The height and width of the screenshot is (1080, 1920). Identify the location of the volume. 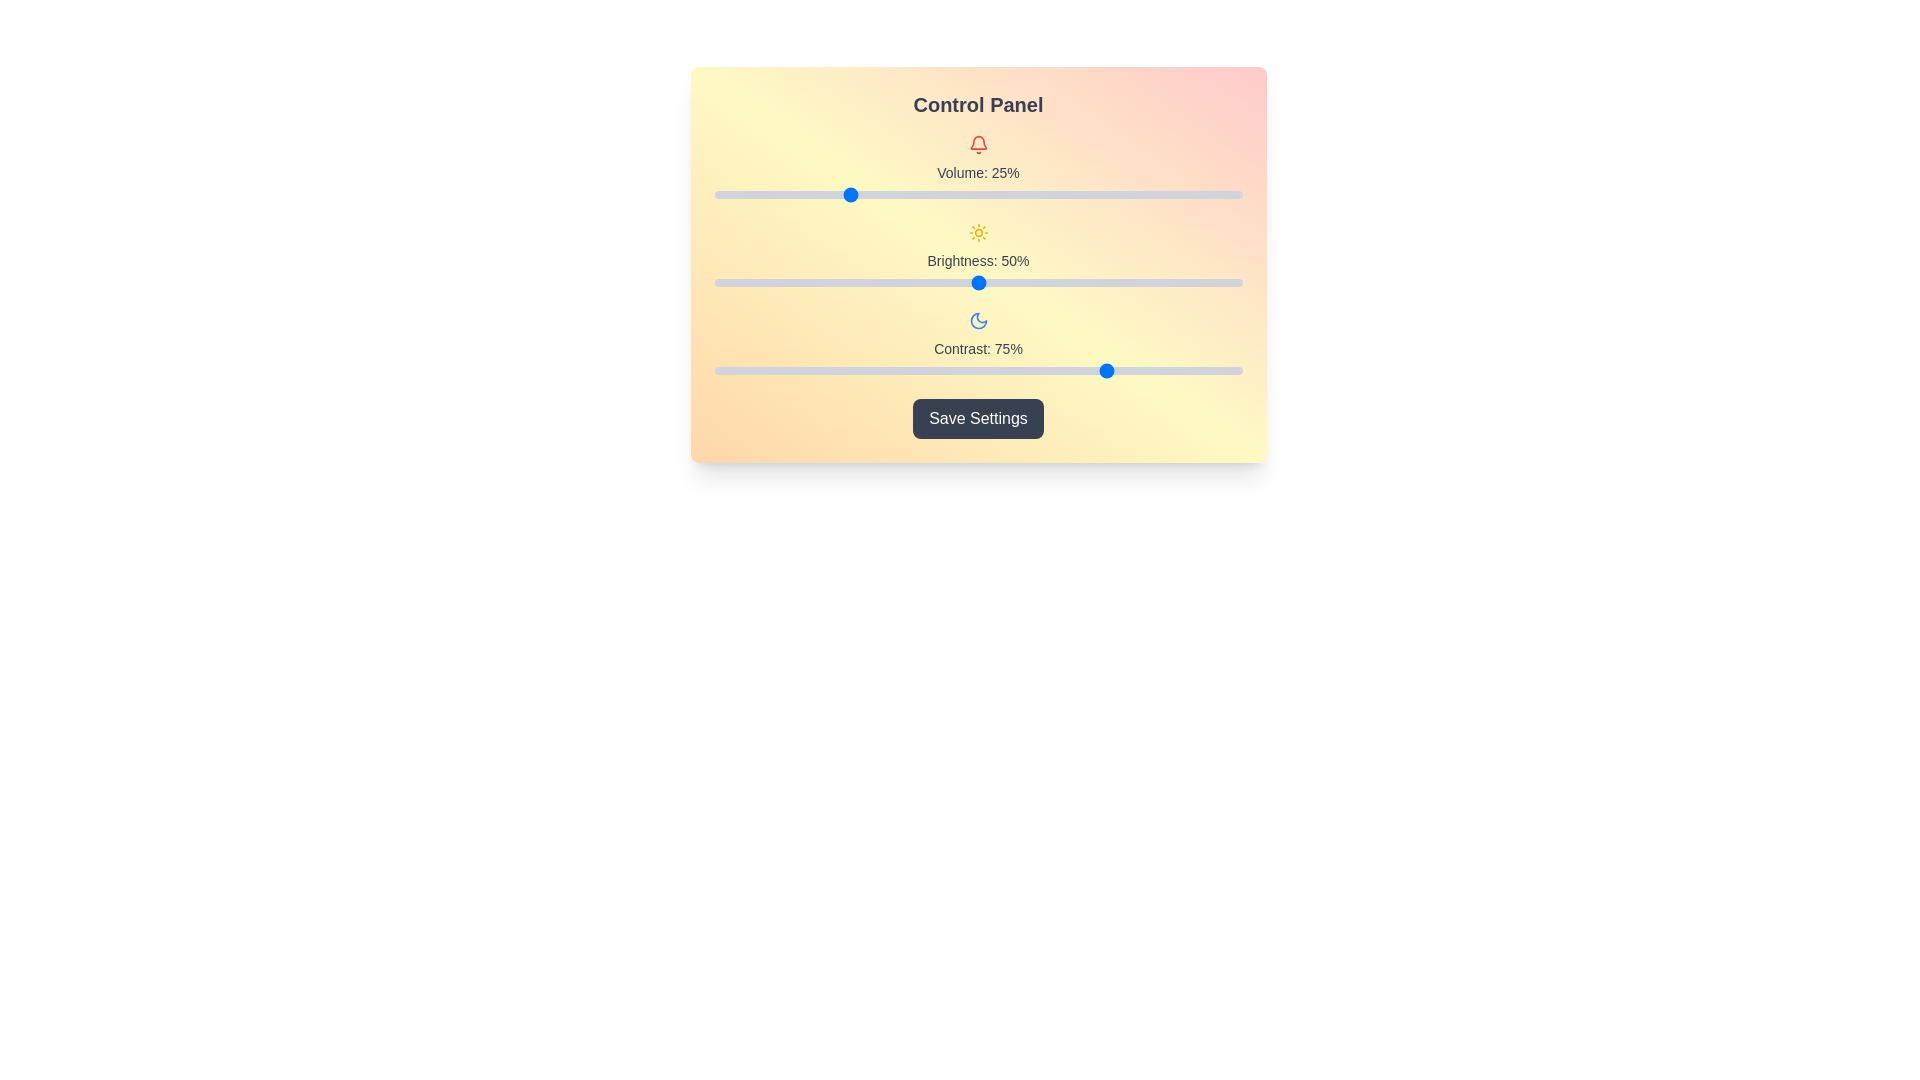
(1114, 195).